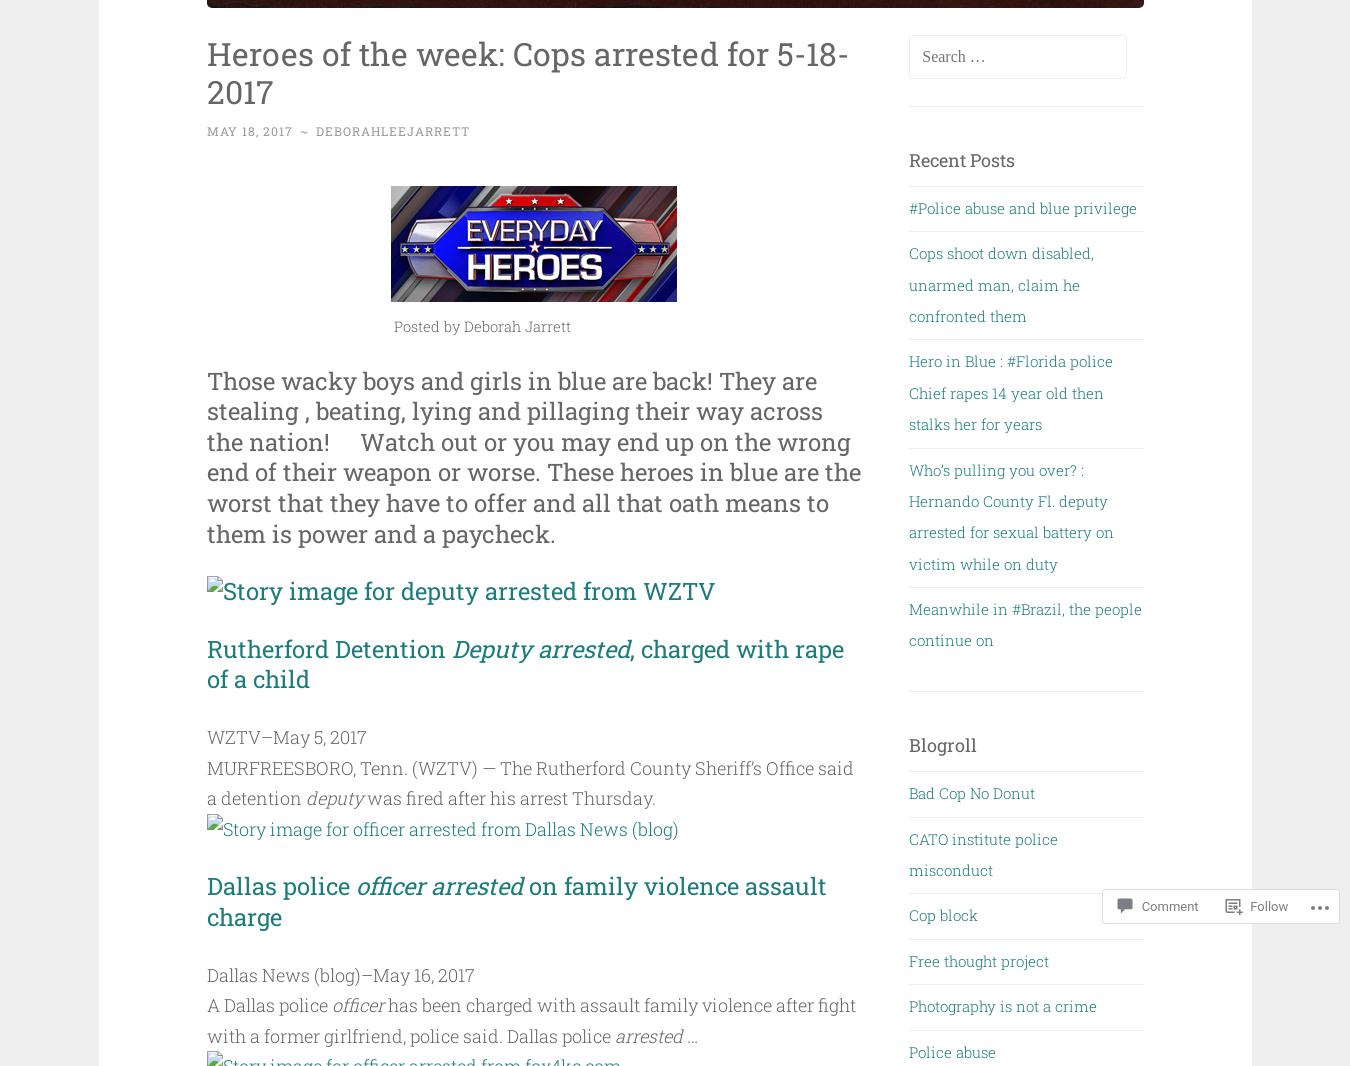 This screenshot has width=1350, height=1066. Describe the element at coordinates (526, 70) in the screenshot. I see `'Heroes of the week: Cops arrested for 5-18-2017'` at that location.